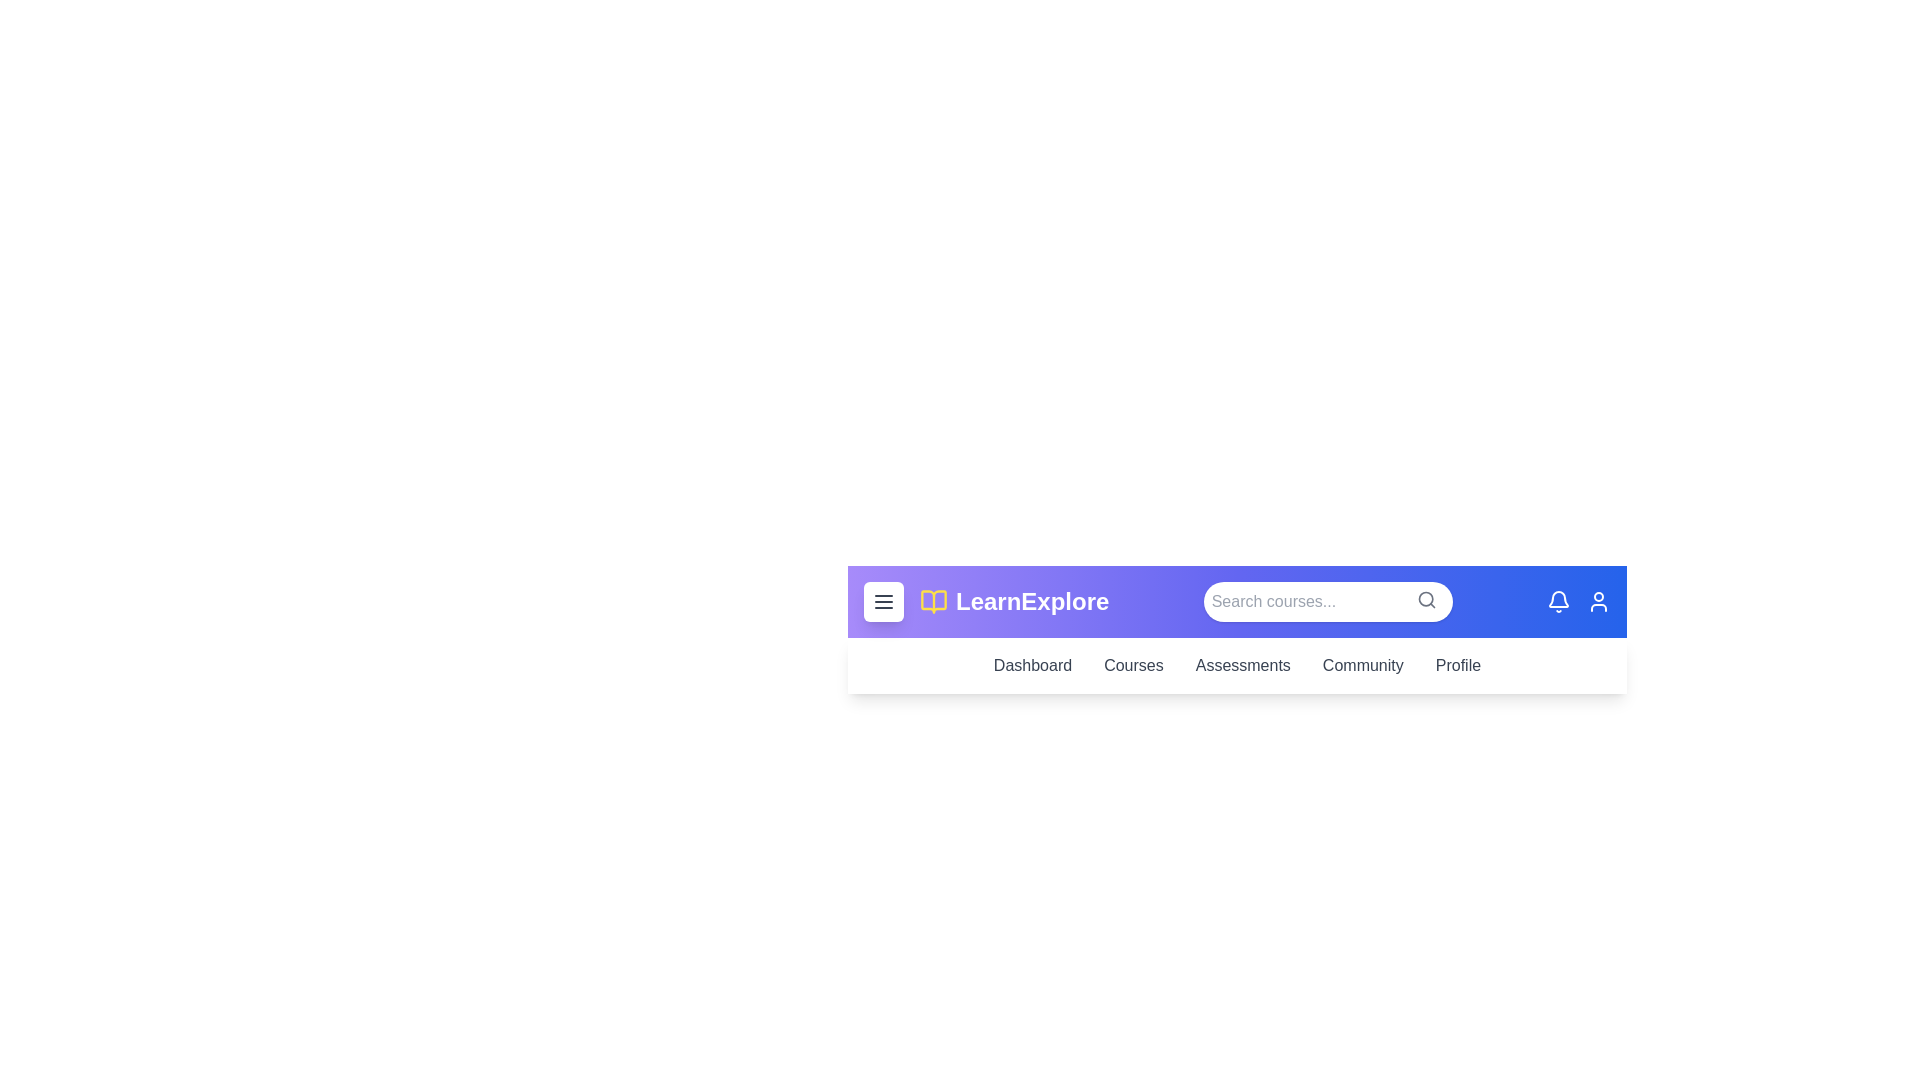  I want to click on the Dashboard link in the navigation bar to navigate to the corresponding section, so click(1032, 666).